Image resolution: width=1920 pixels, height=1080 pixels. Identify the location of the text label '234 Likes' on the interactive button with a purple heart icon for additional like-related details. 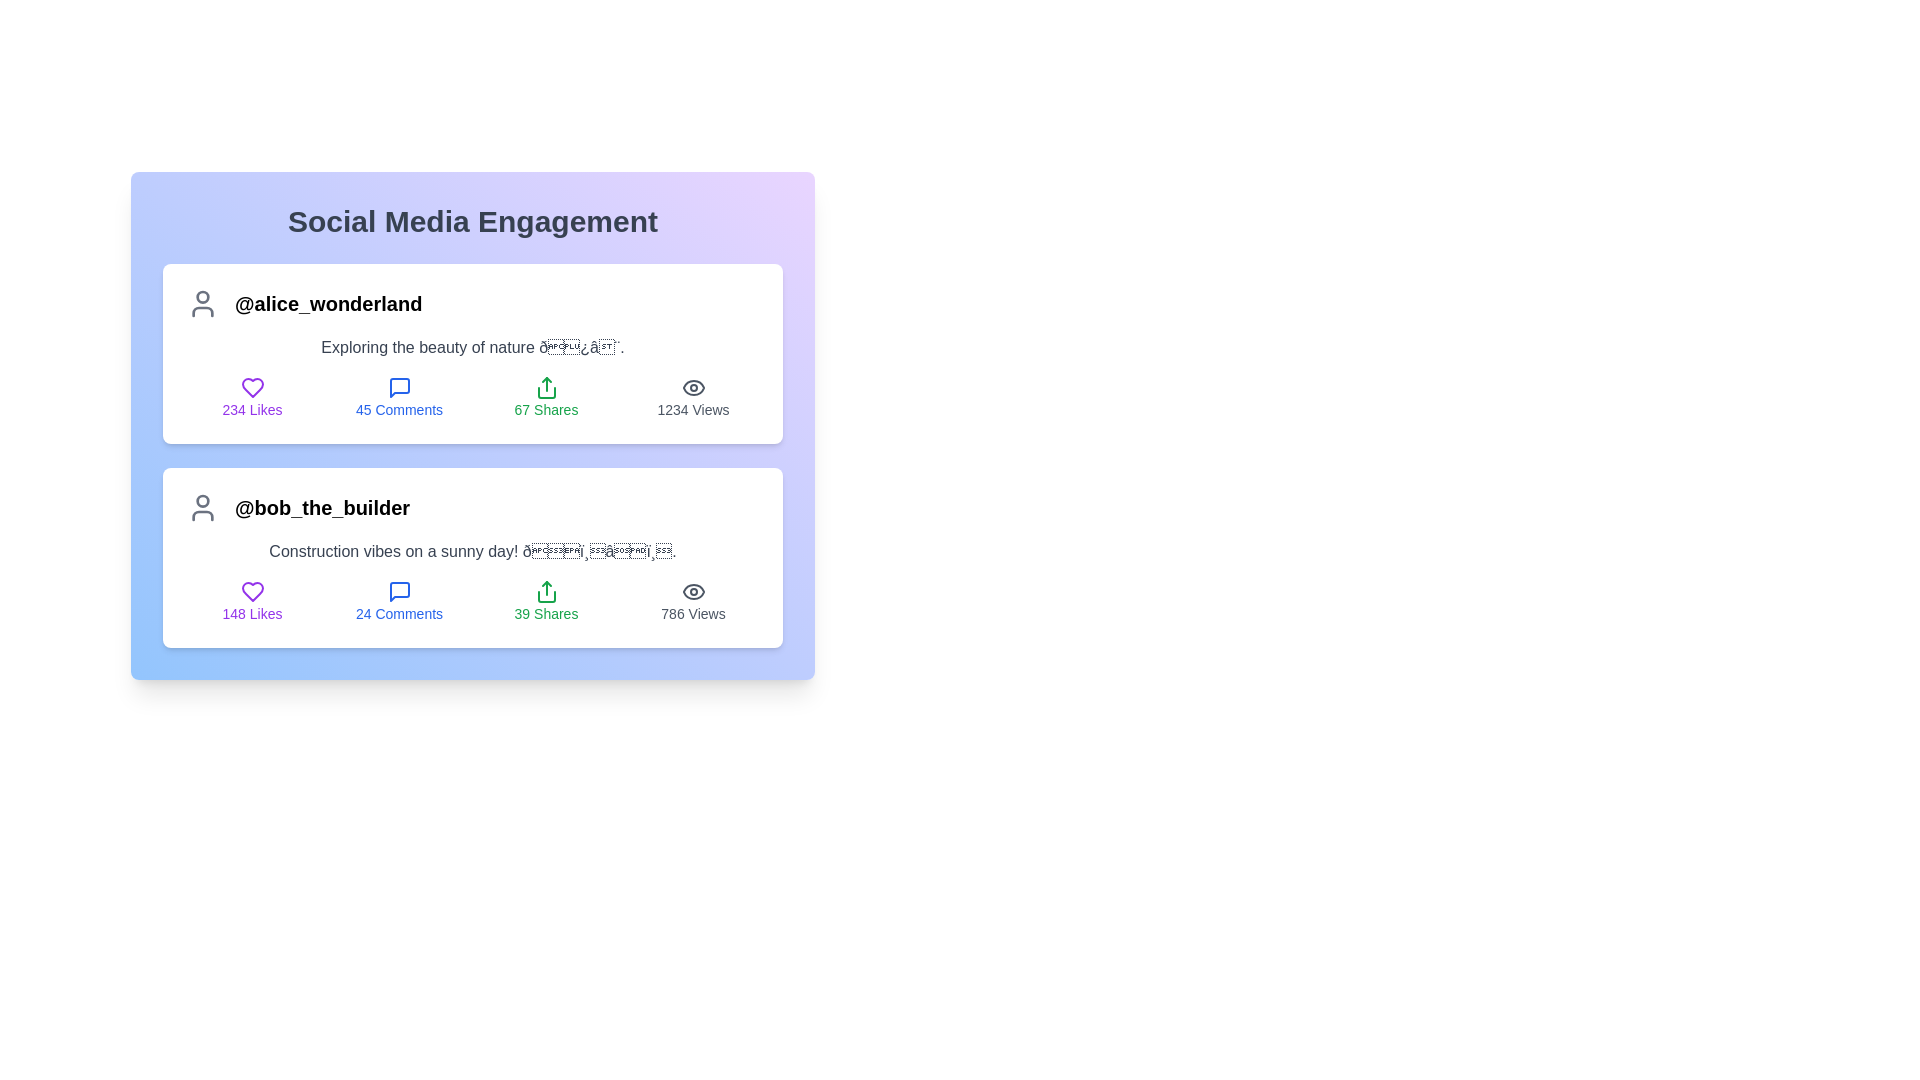
(251, 397).